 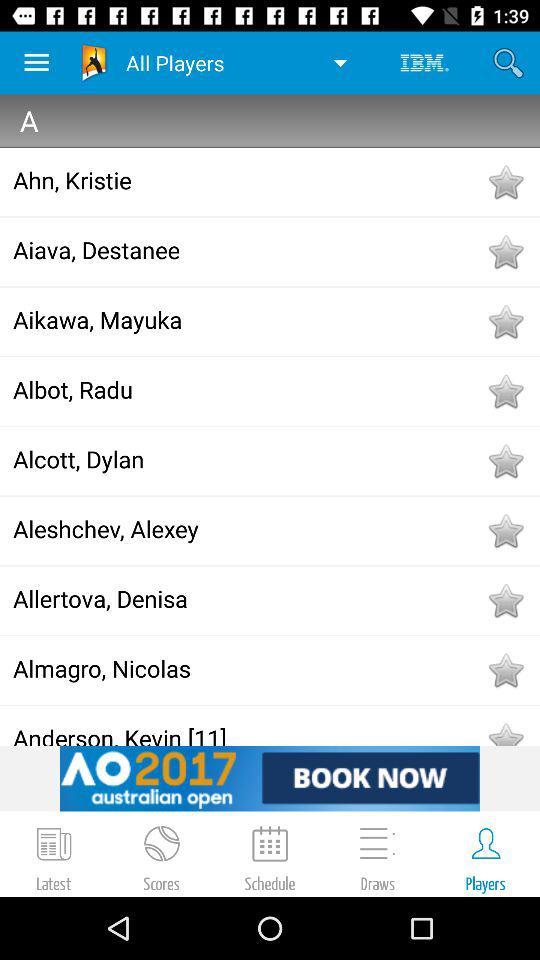 I want to click on the seventh star button in the page, so click(x=504, y=600).